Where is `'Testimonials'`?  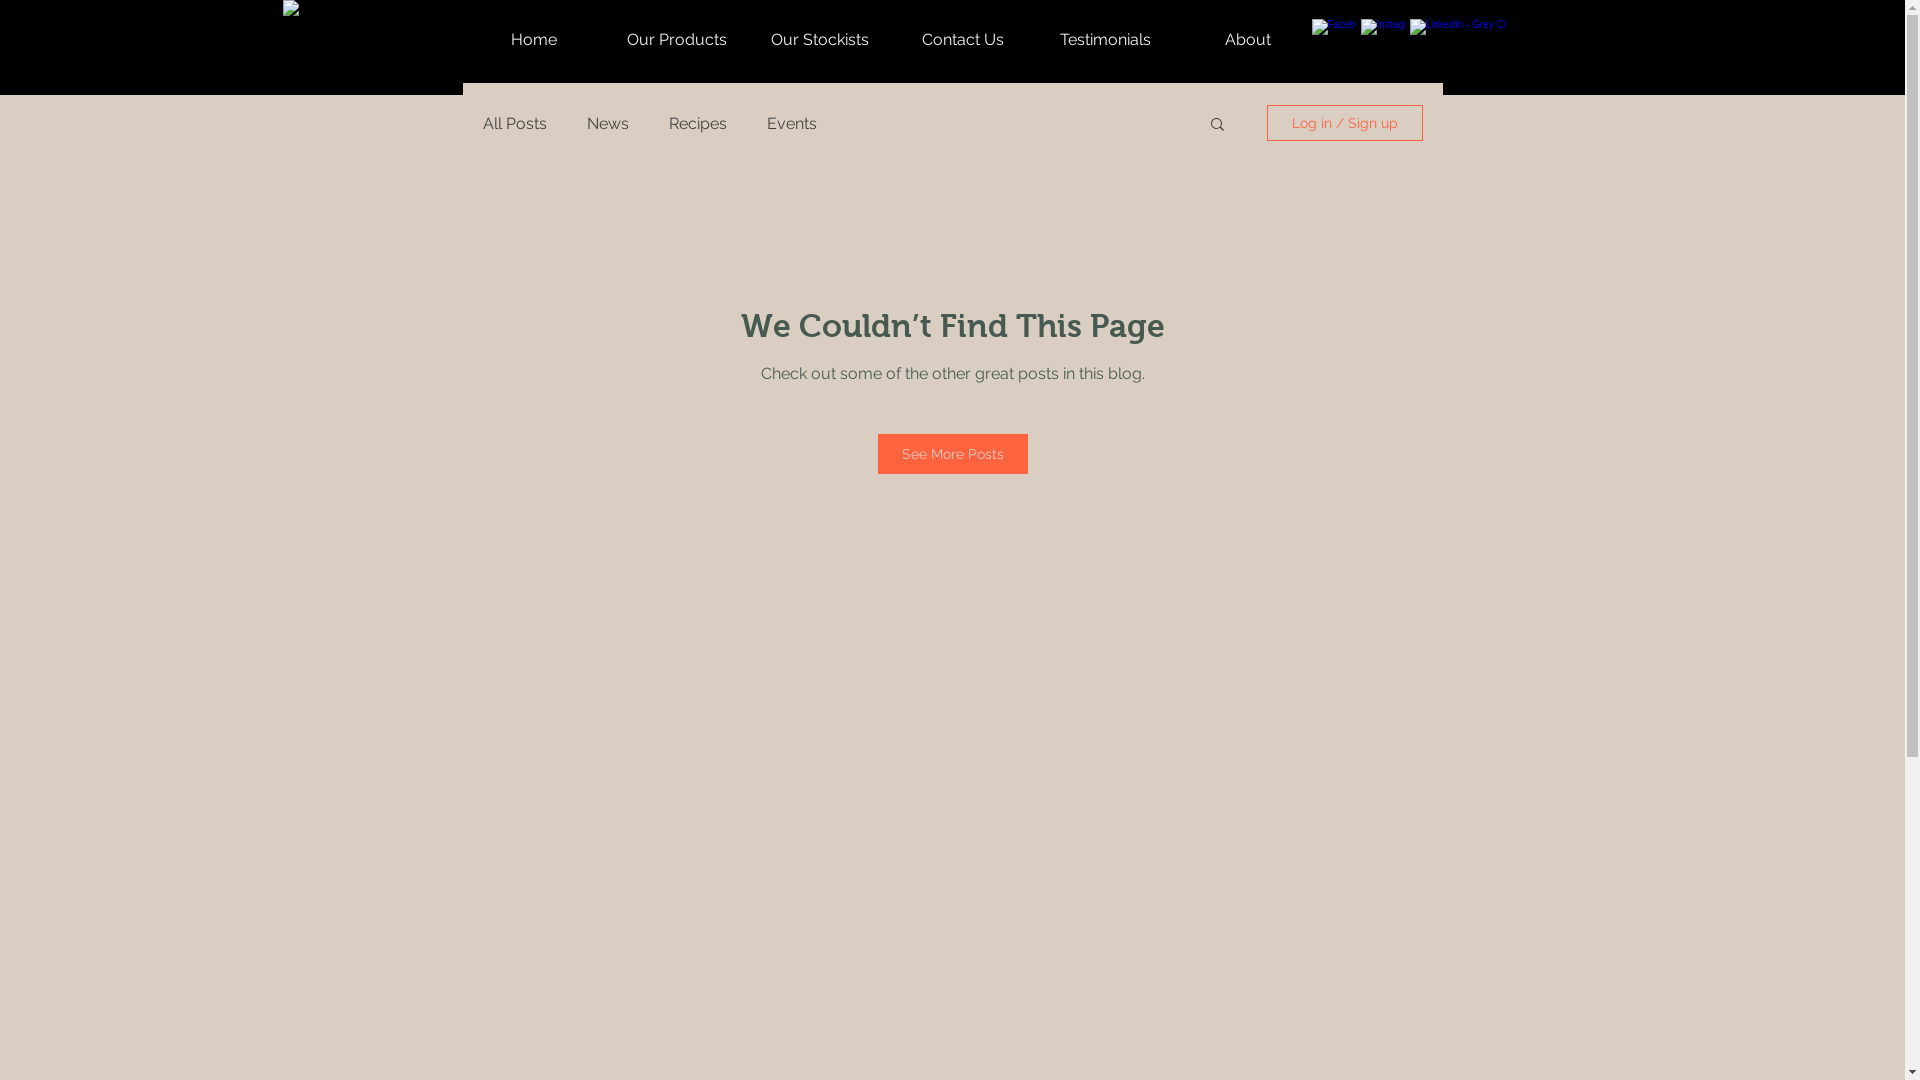 'Testimonials' is located at coordinates (1103, 39).